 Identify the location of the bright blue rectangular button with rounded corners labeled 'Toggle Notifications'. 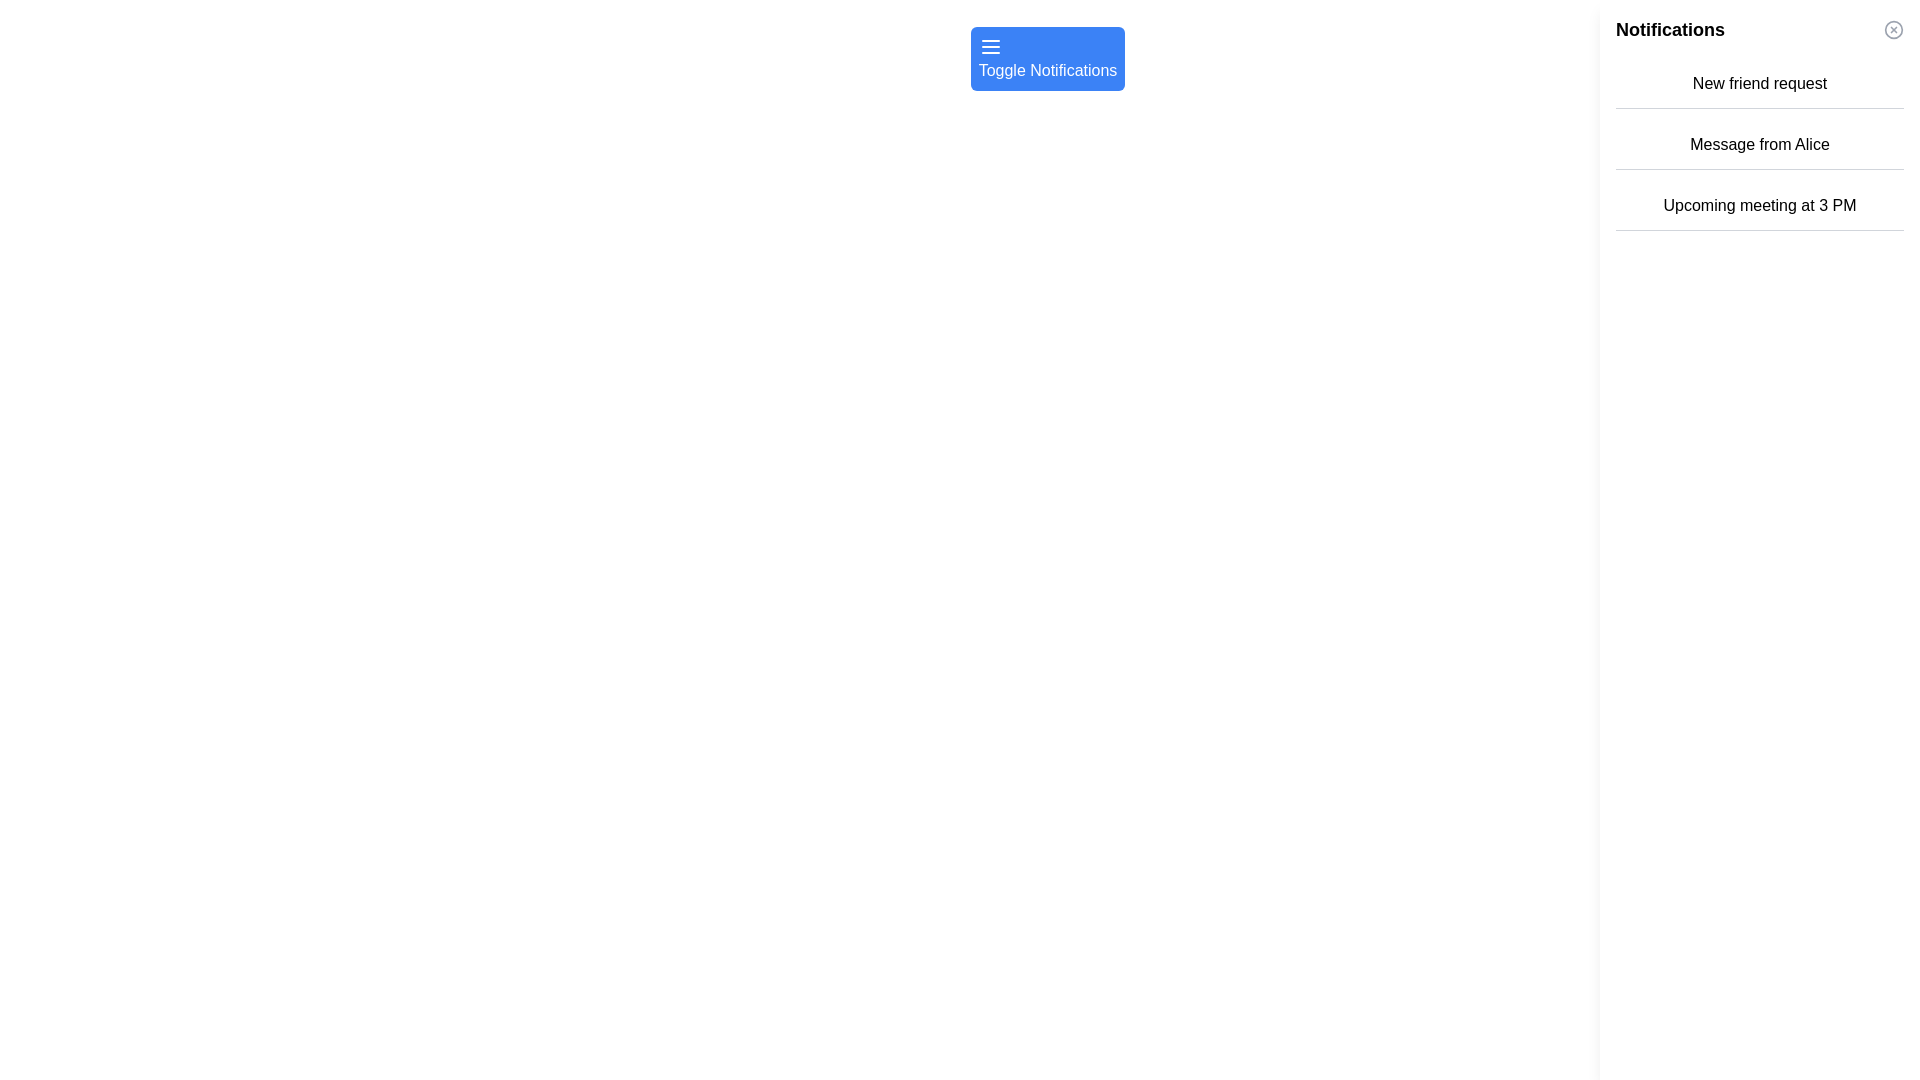
(1046, 57).